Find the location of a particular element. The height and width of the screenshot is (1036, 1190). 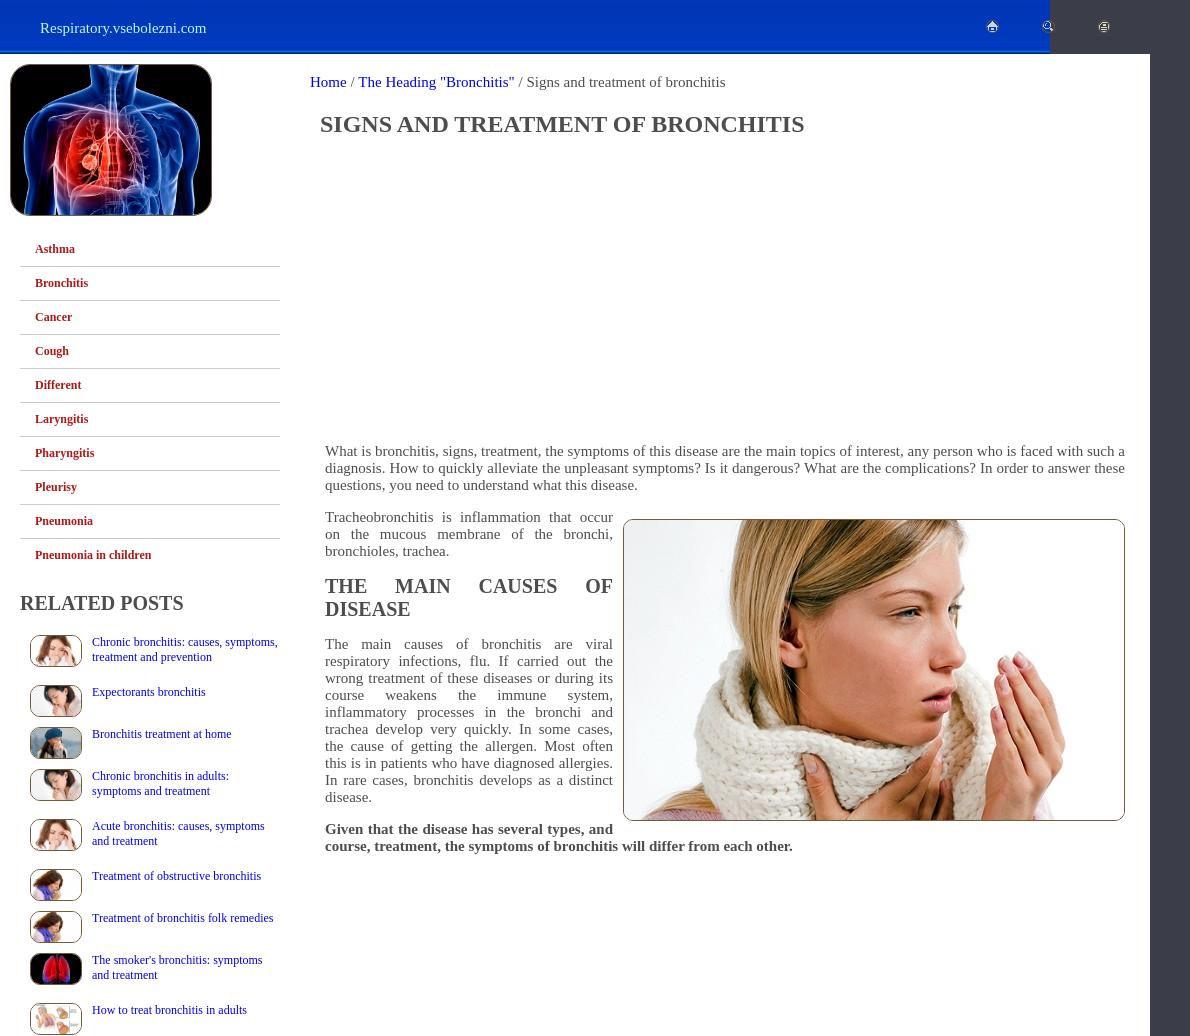

'Tracheobronchitis is inflammation that occur on the mucous membrane of the bronchi, bronchioles, trachea.' is located at coordinates (468, 533).